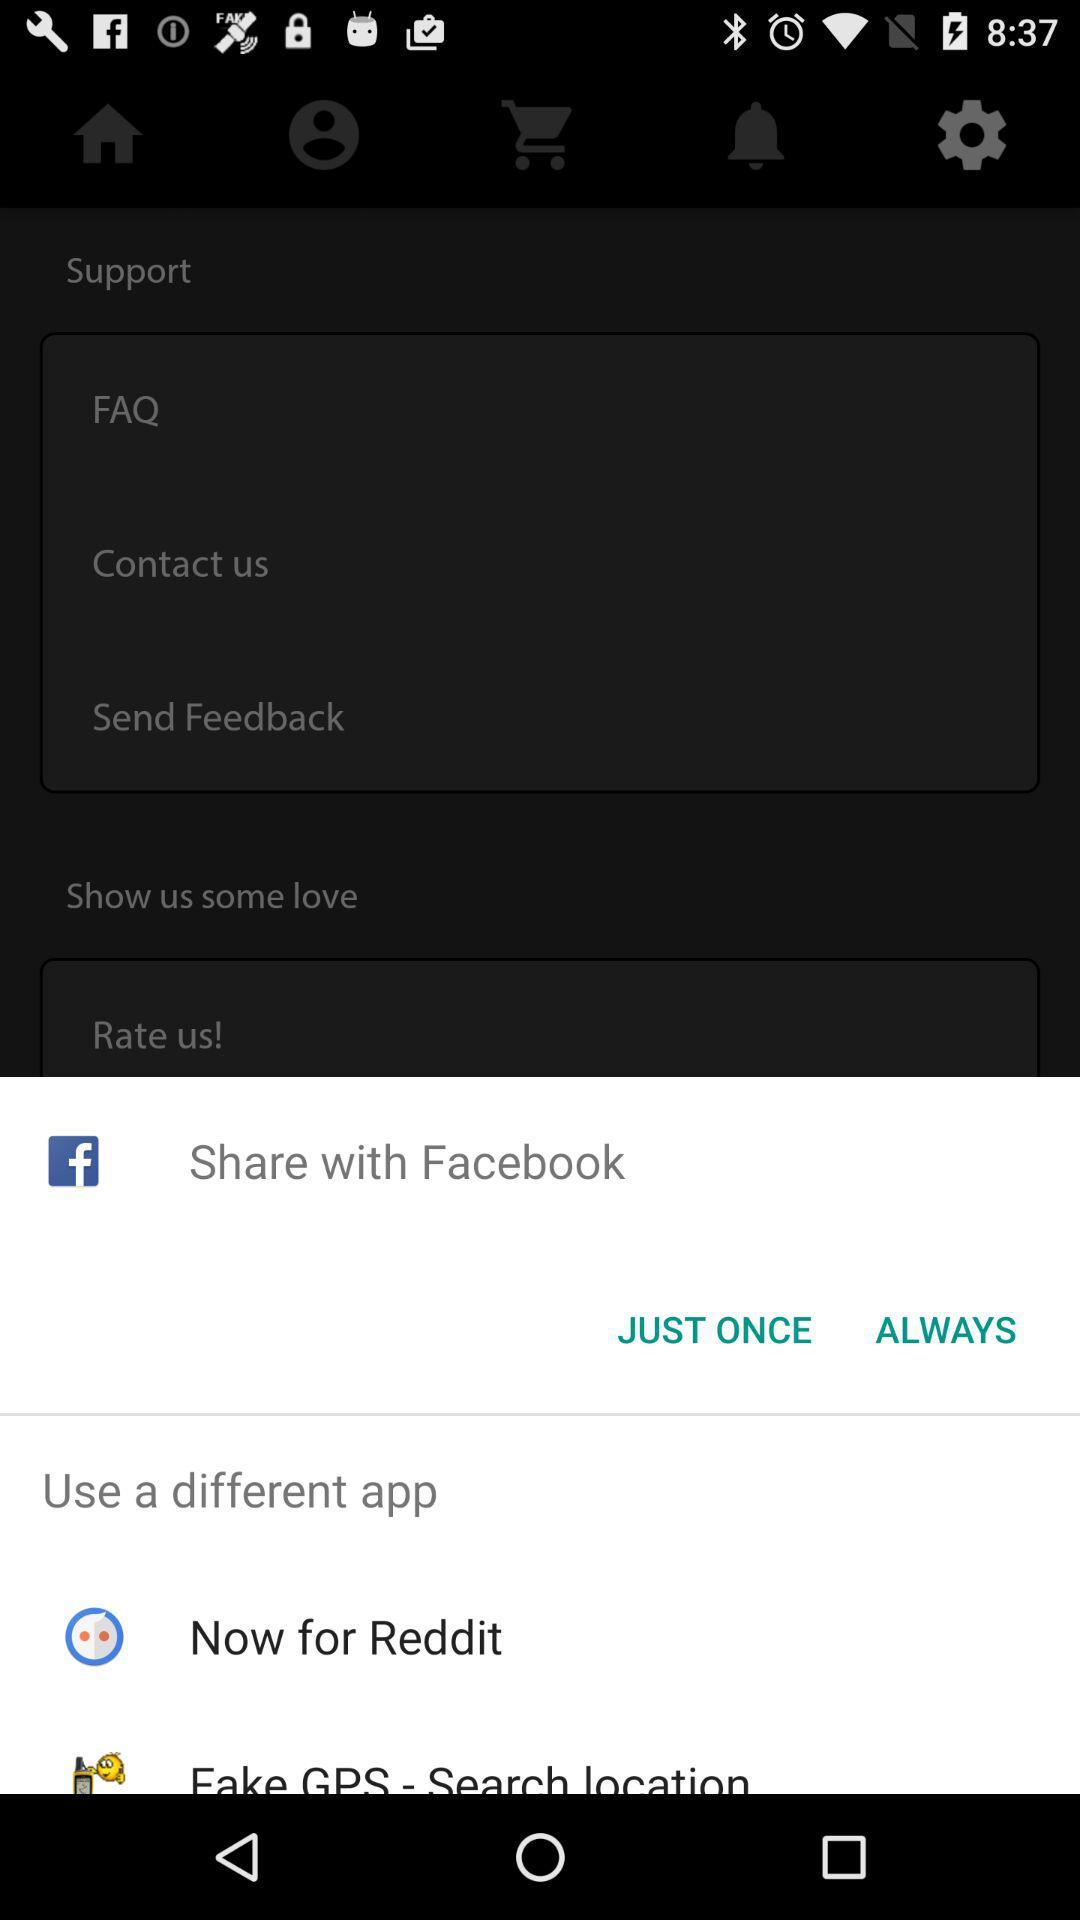 The height and width of the screenshot is (1920, 1080). Describe the element at coordinates (945, 1329) in the screenshot. I see `the always button` at that location.